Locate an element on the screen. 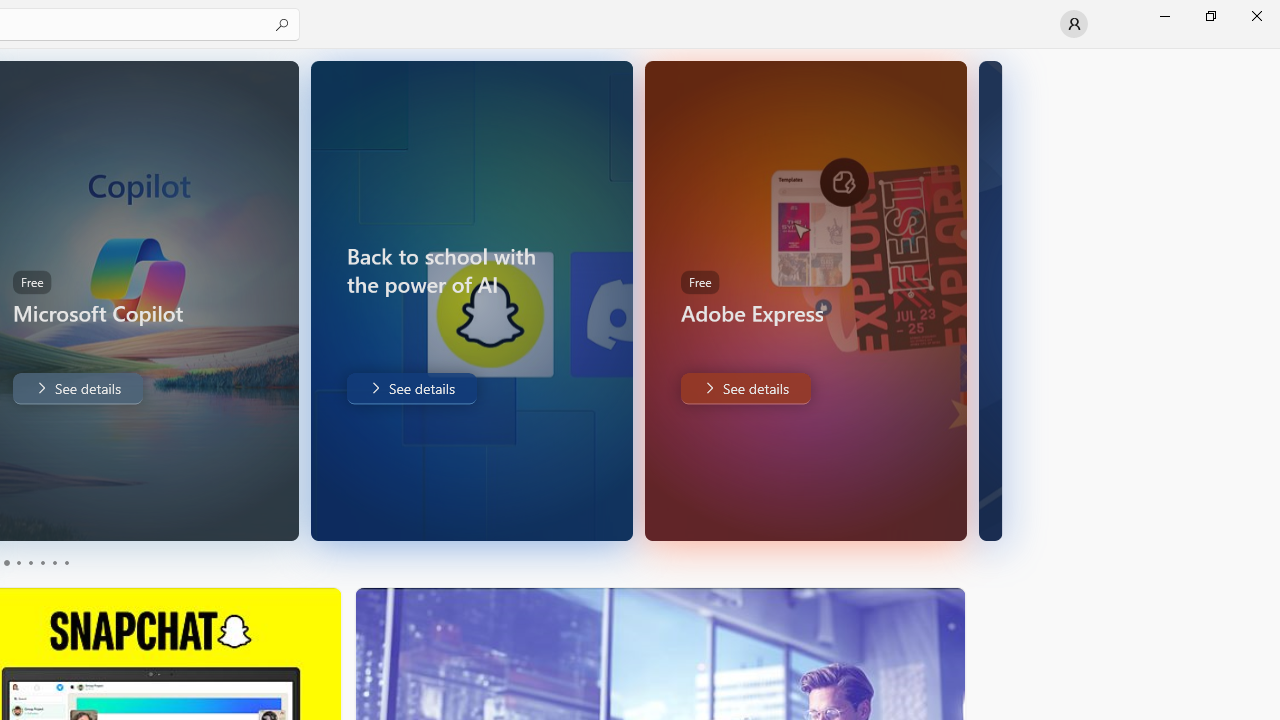 The image size is (1280, 720). 'Page 6' is located at coordinates (65, 563).